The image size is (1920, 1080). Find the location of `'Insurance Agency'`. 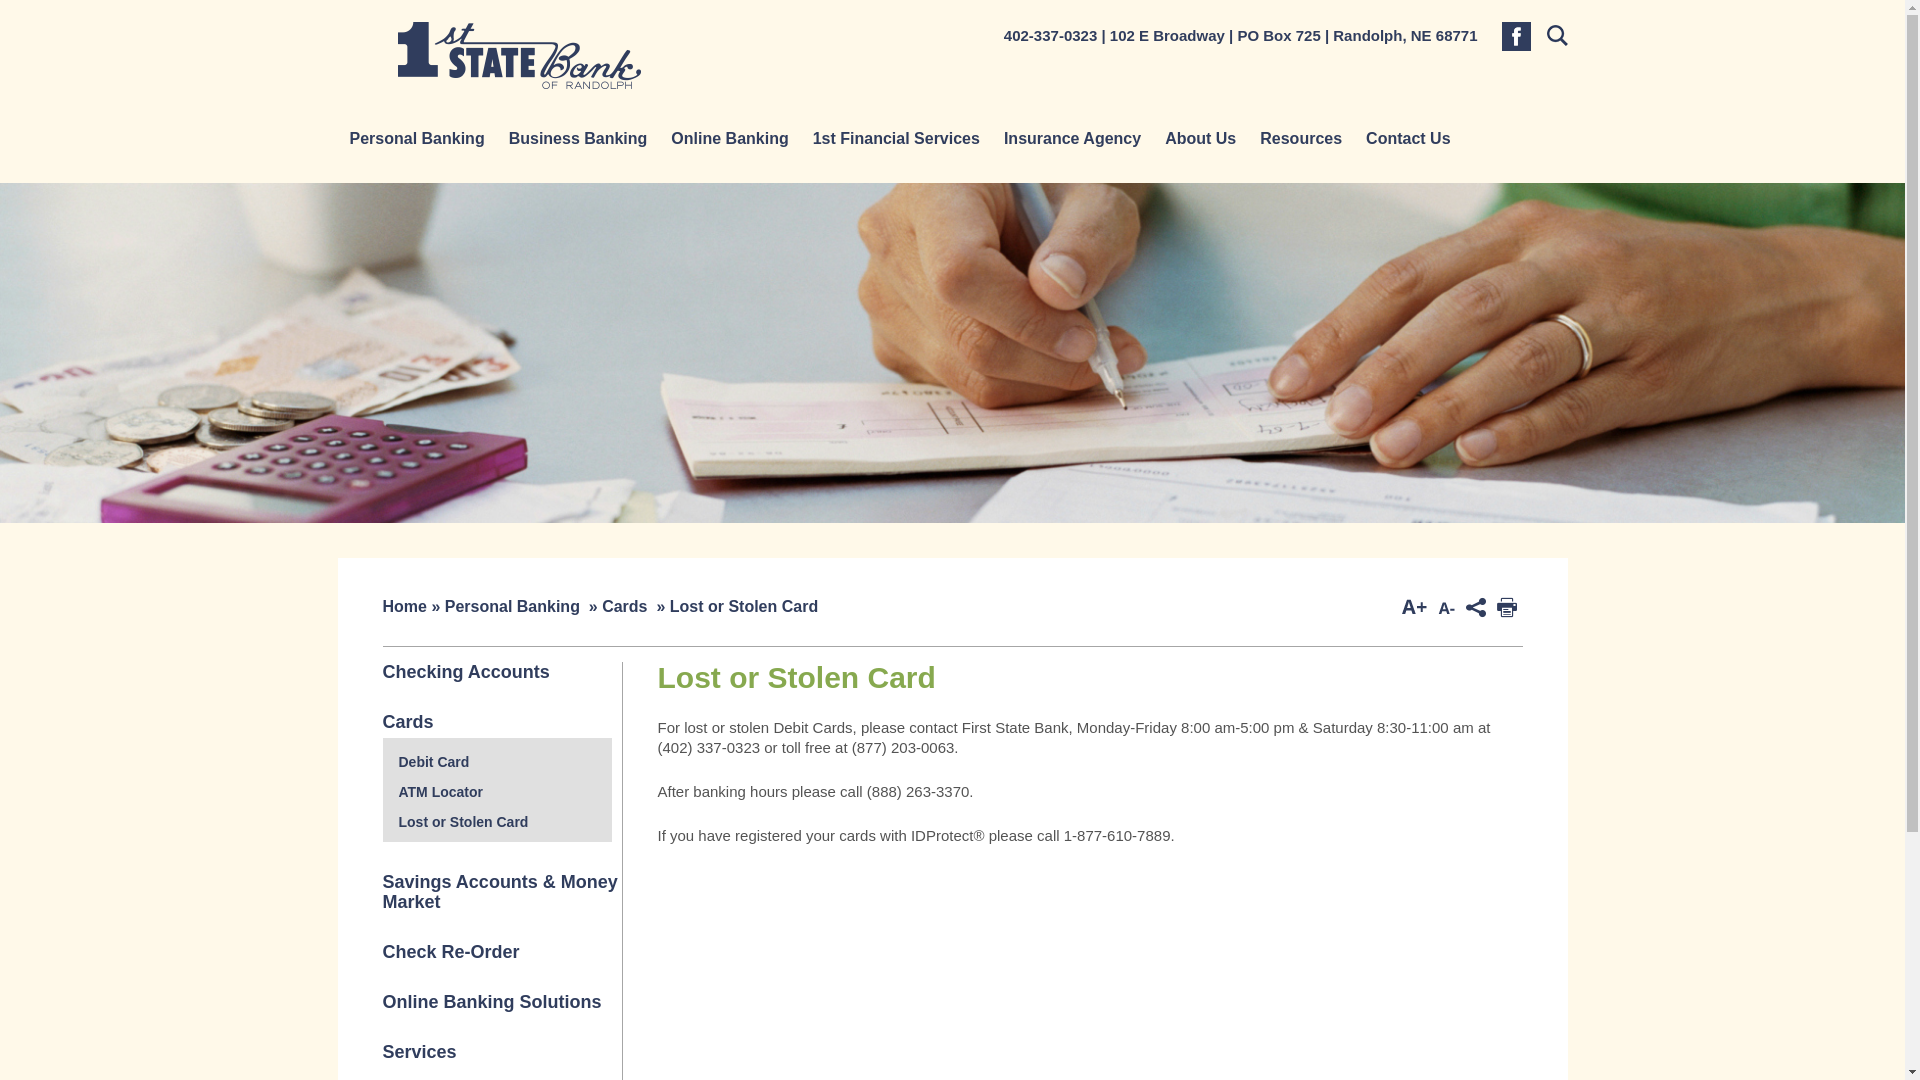

'Insurance Agency' is located at coordinates (992, 137).